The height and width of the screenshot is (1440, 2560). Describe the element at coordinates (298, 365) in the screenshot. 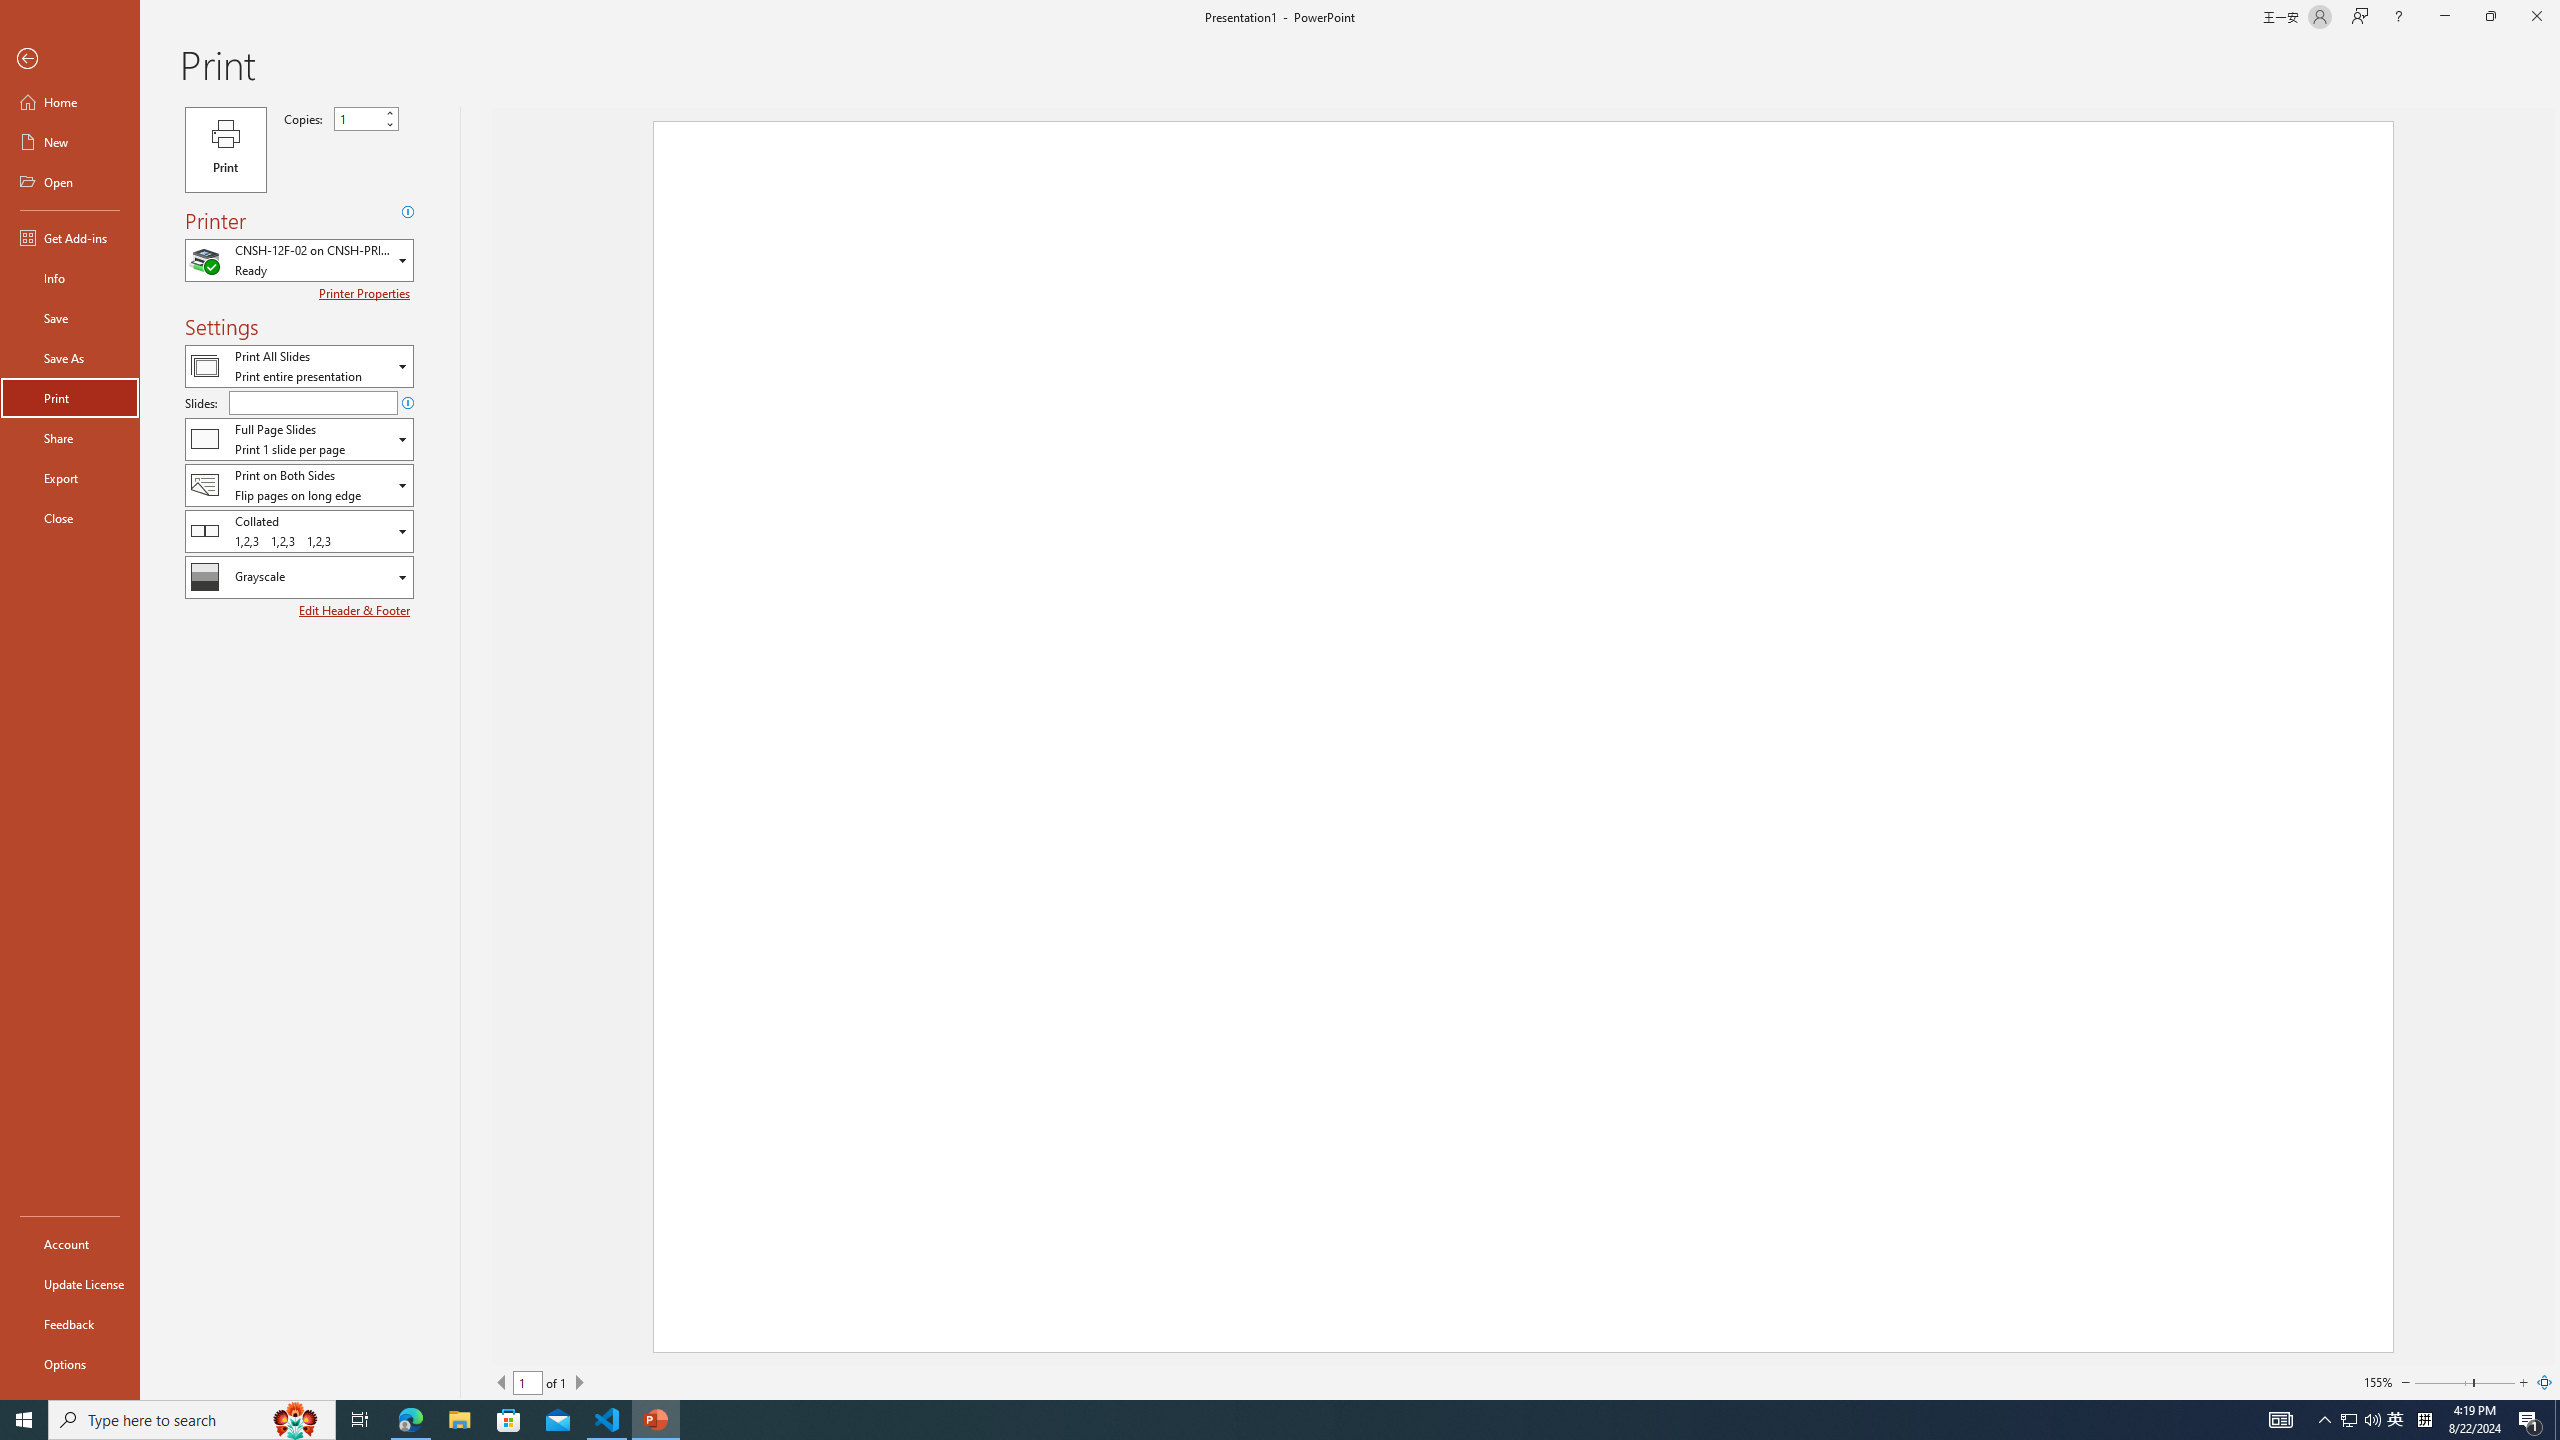

I see `'Print What'` at that location.